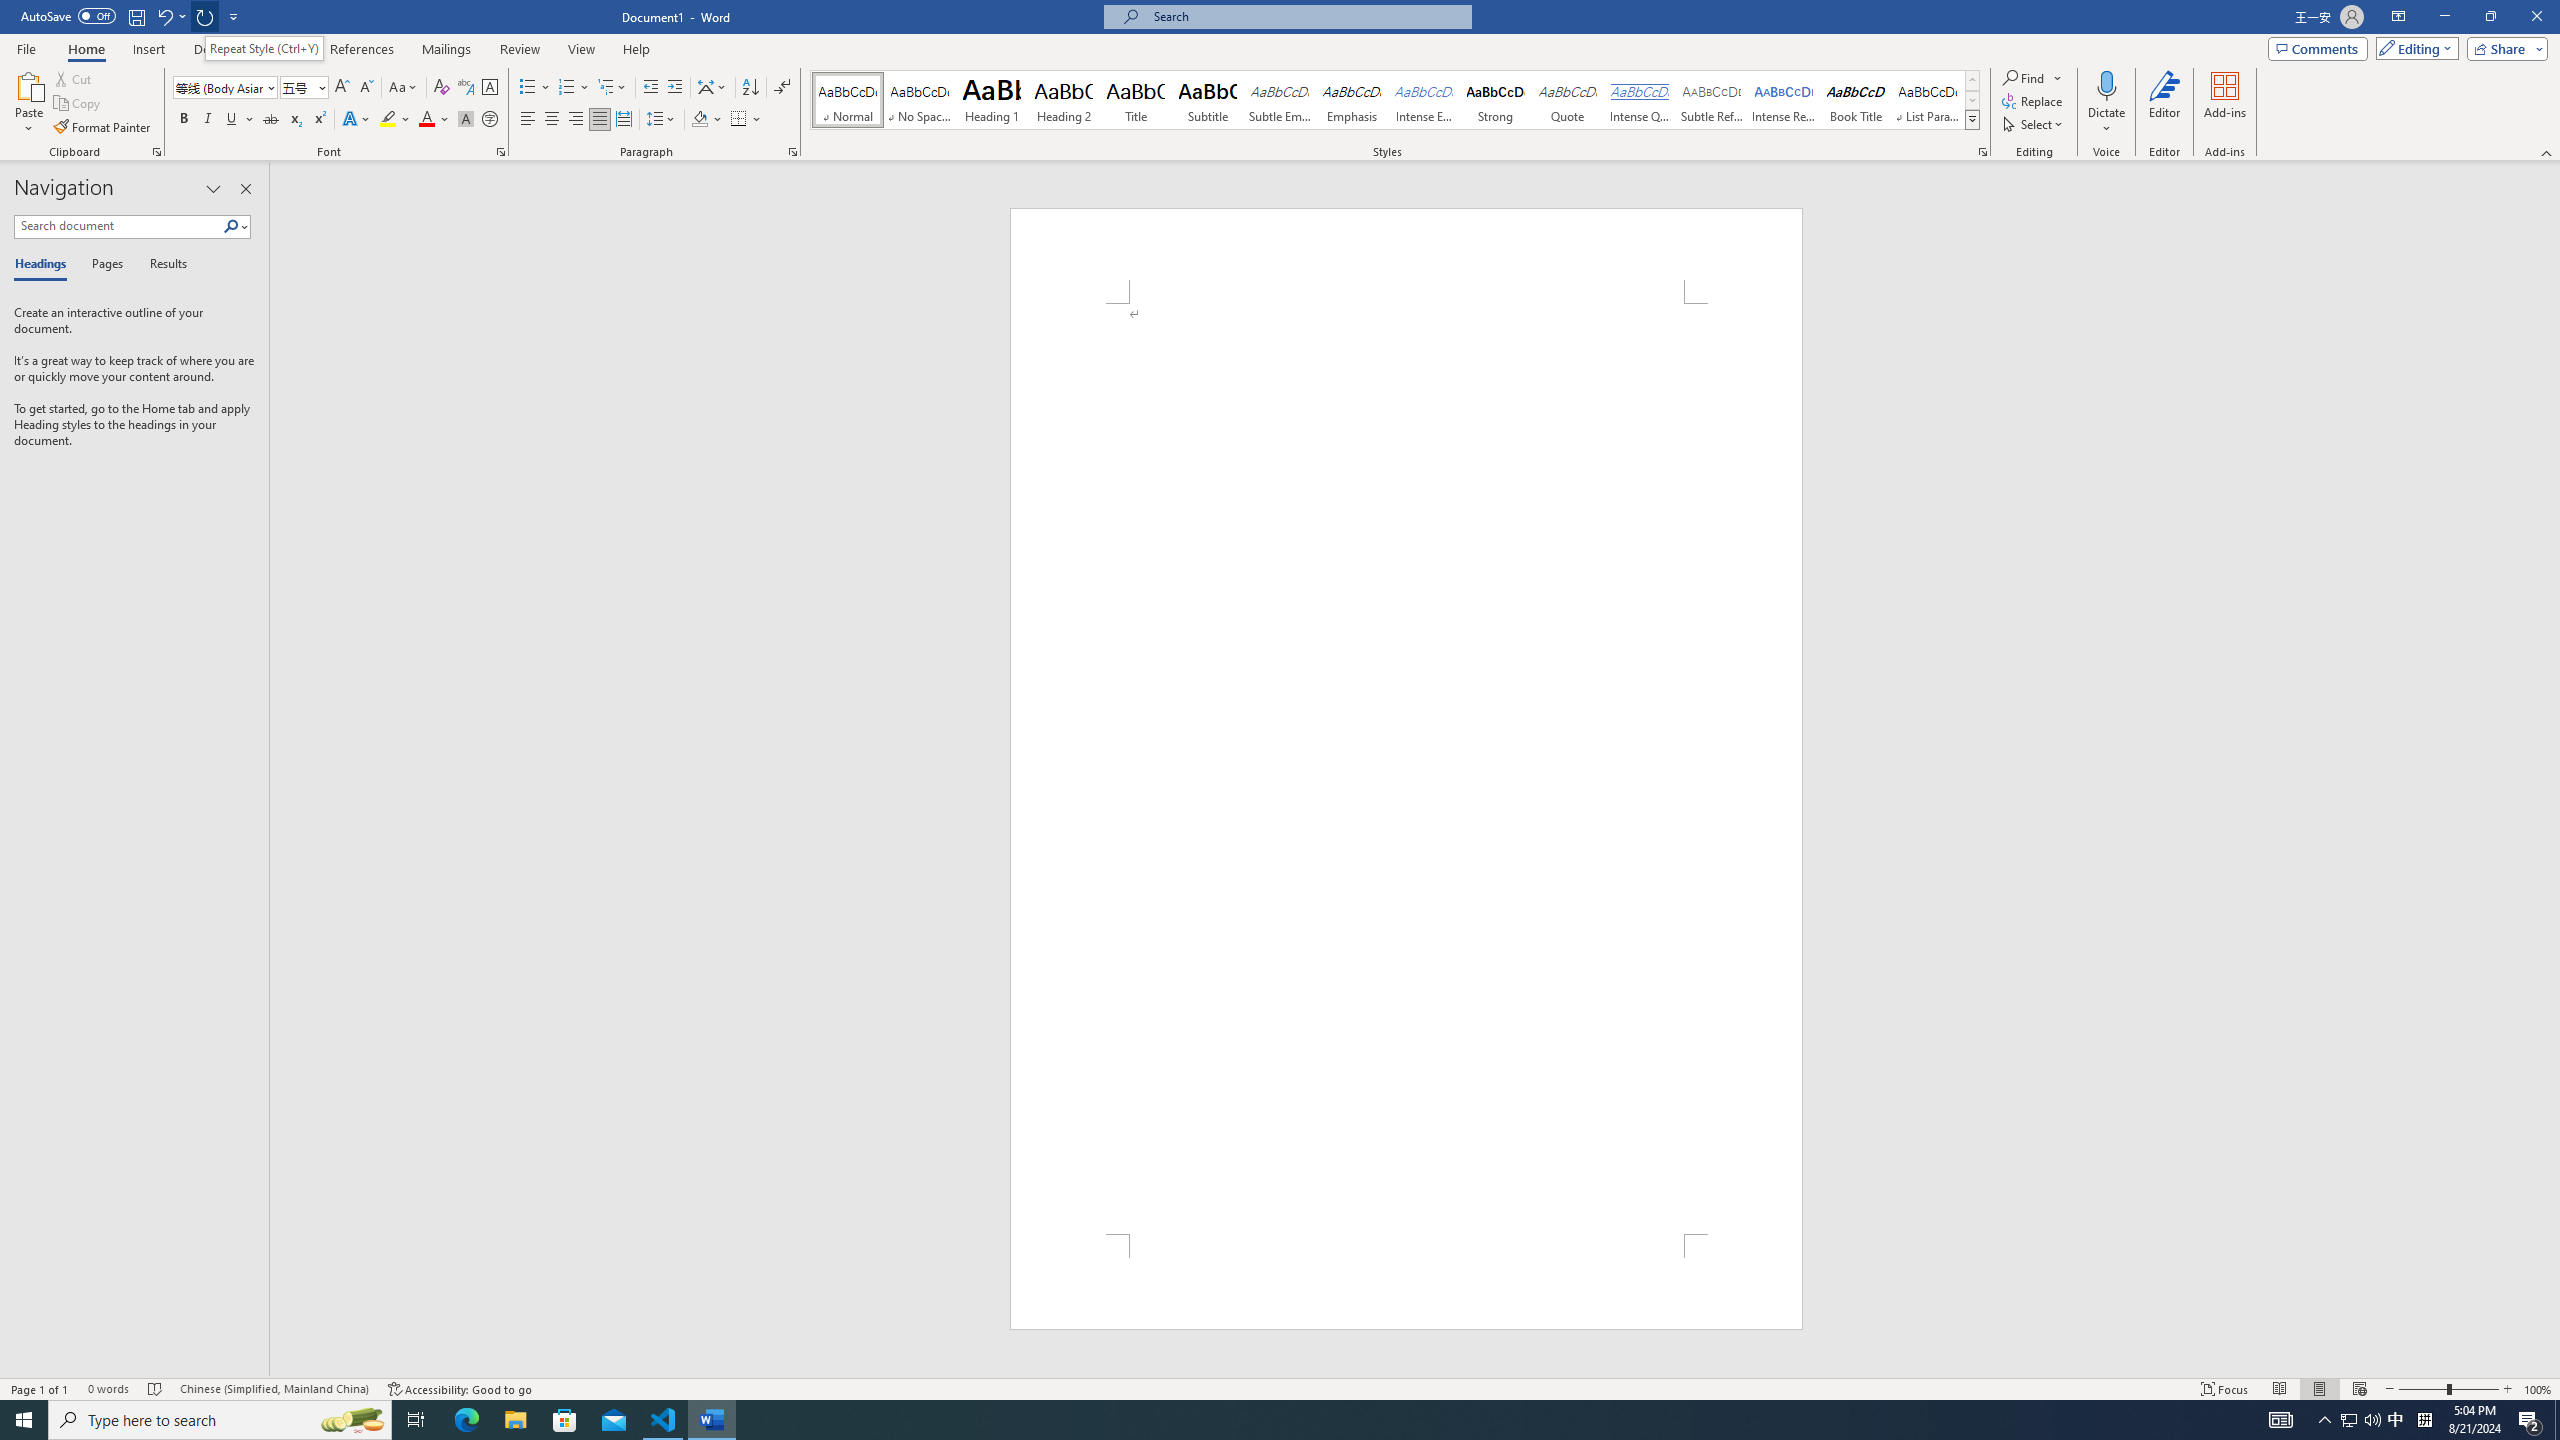 The width and height of the screenshot is (2560, 1440). I want to click on 'Emphasis', so click(1350, 99).